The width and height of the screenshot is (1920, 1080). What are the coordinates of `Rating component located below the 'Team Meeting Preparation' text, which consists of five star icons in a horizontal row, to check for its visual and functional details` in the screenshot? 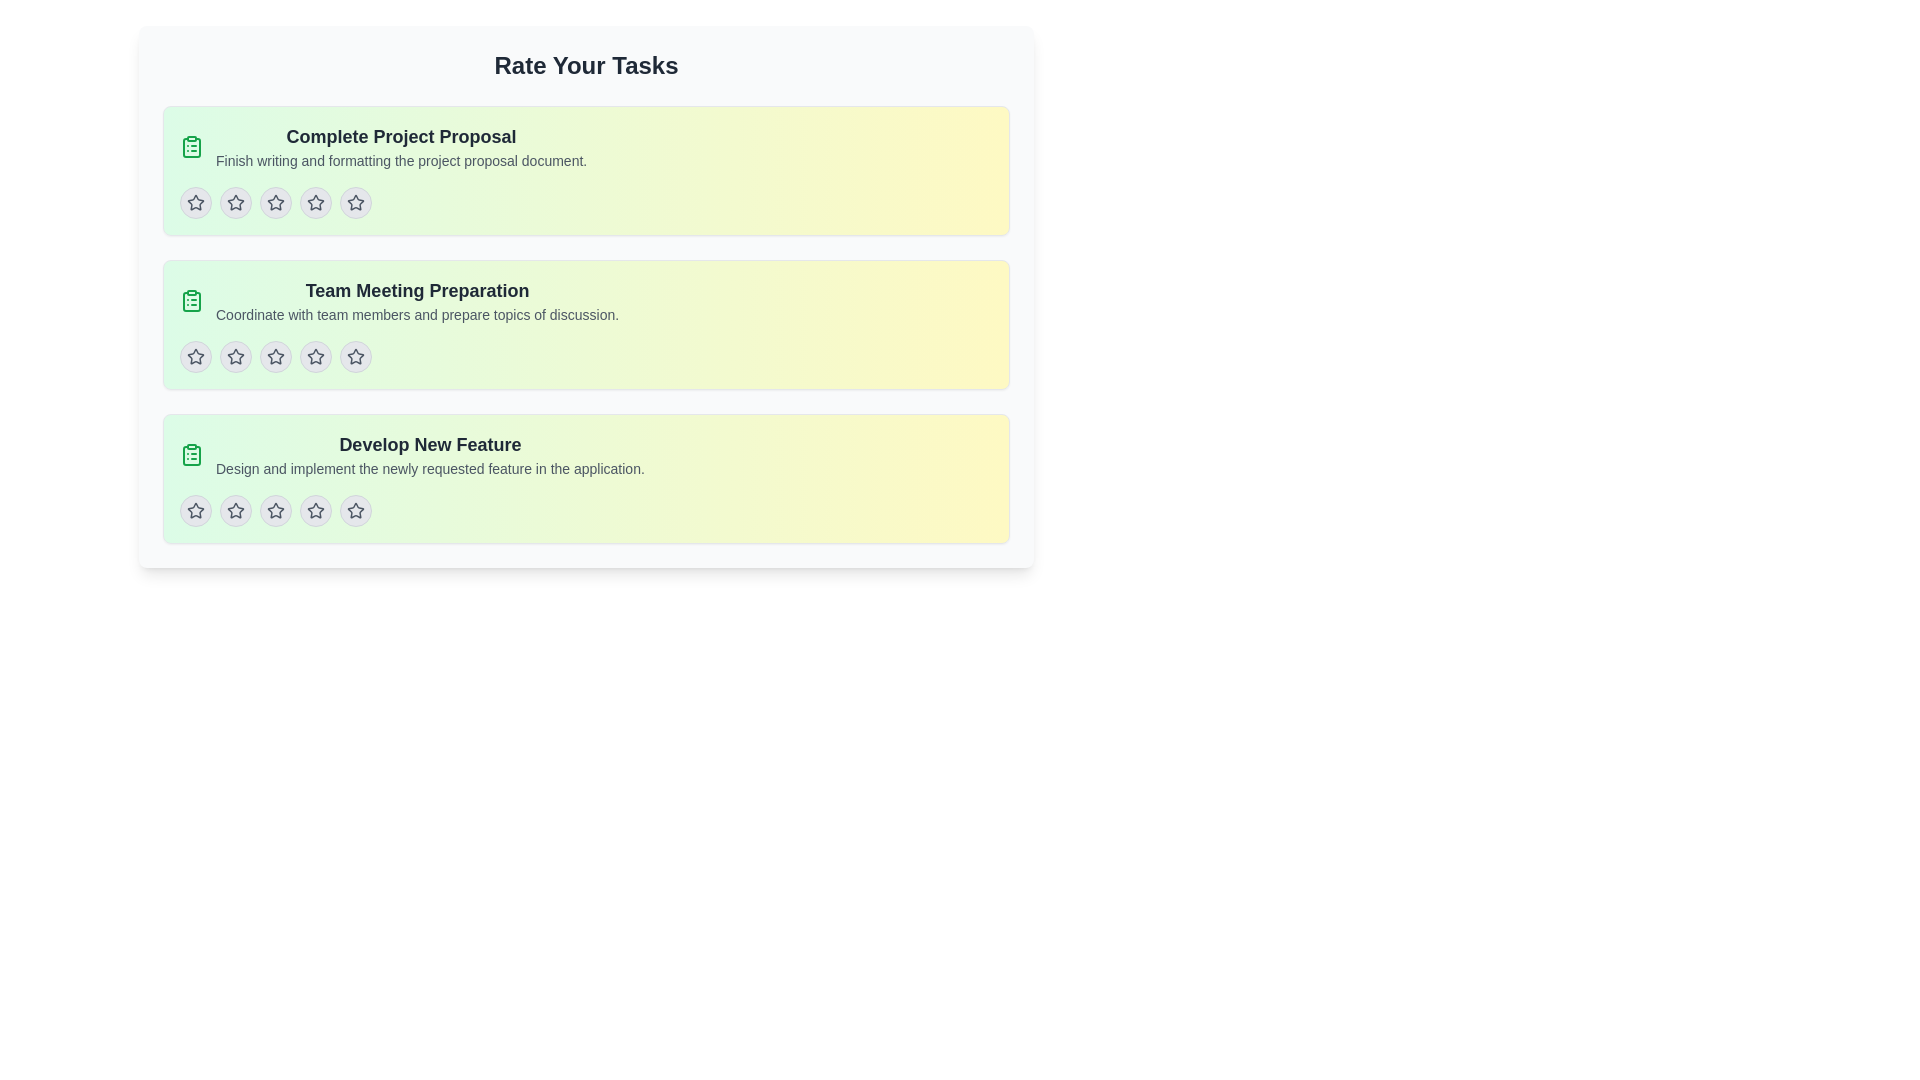 It's located at (585, 356).